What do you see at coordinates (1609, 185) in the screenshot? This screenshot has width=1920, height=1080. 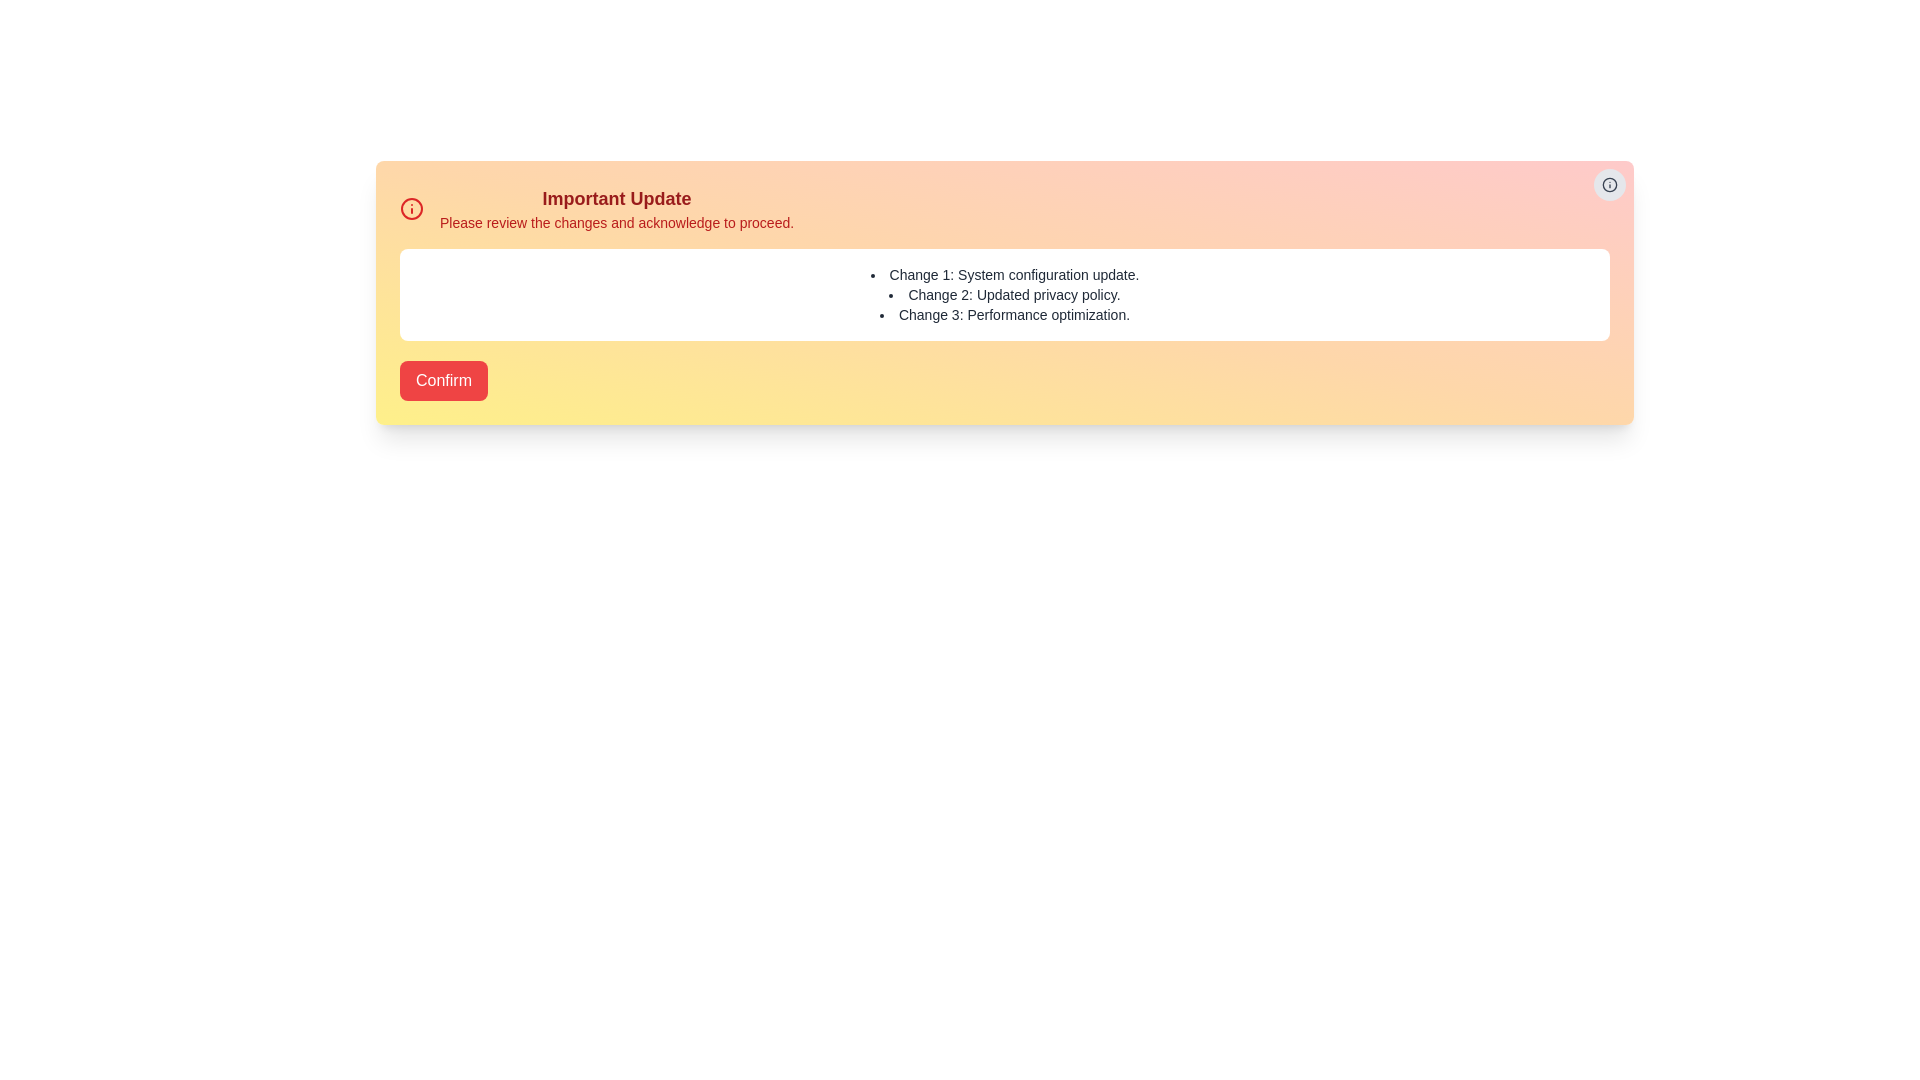 I see `the close button to dismiss the alert` at bounding box center [1609, 185].